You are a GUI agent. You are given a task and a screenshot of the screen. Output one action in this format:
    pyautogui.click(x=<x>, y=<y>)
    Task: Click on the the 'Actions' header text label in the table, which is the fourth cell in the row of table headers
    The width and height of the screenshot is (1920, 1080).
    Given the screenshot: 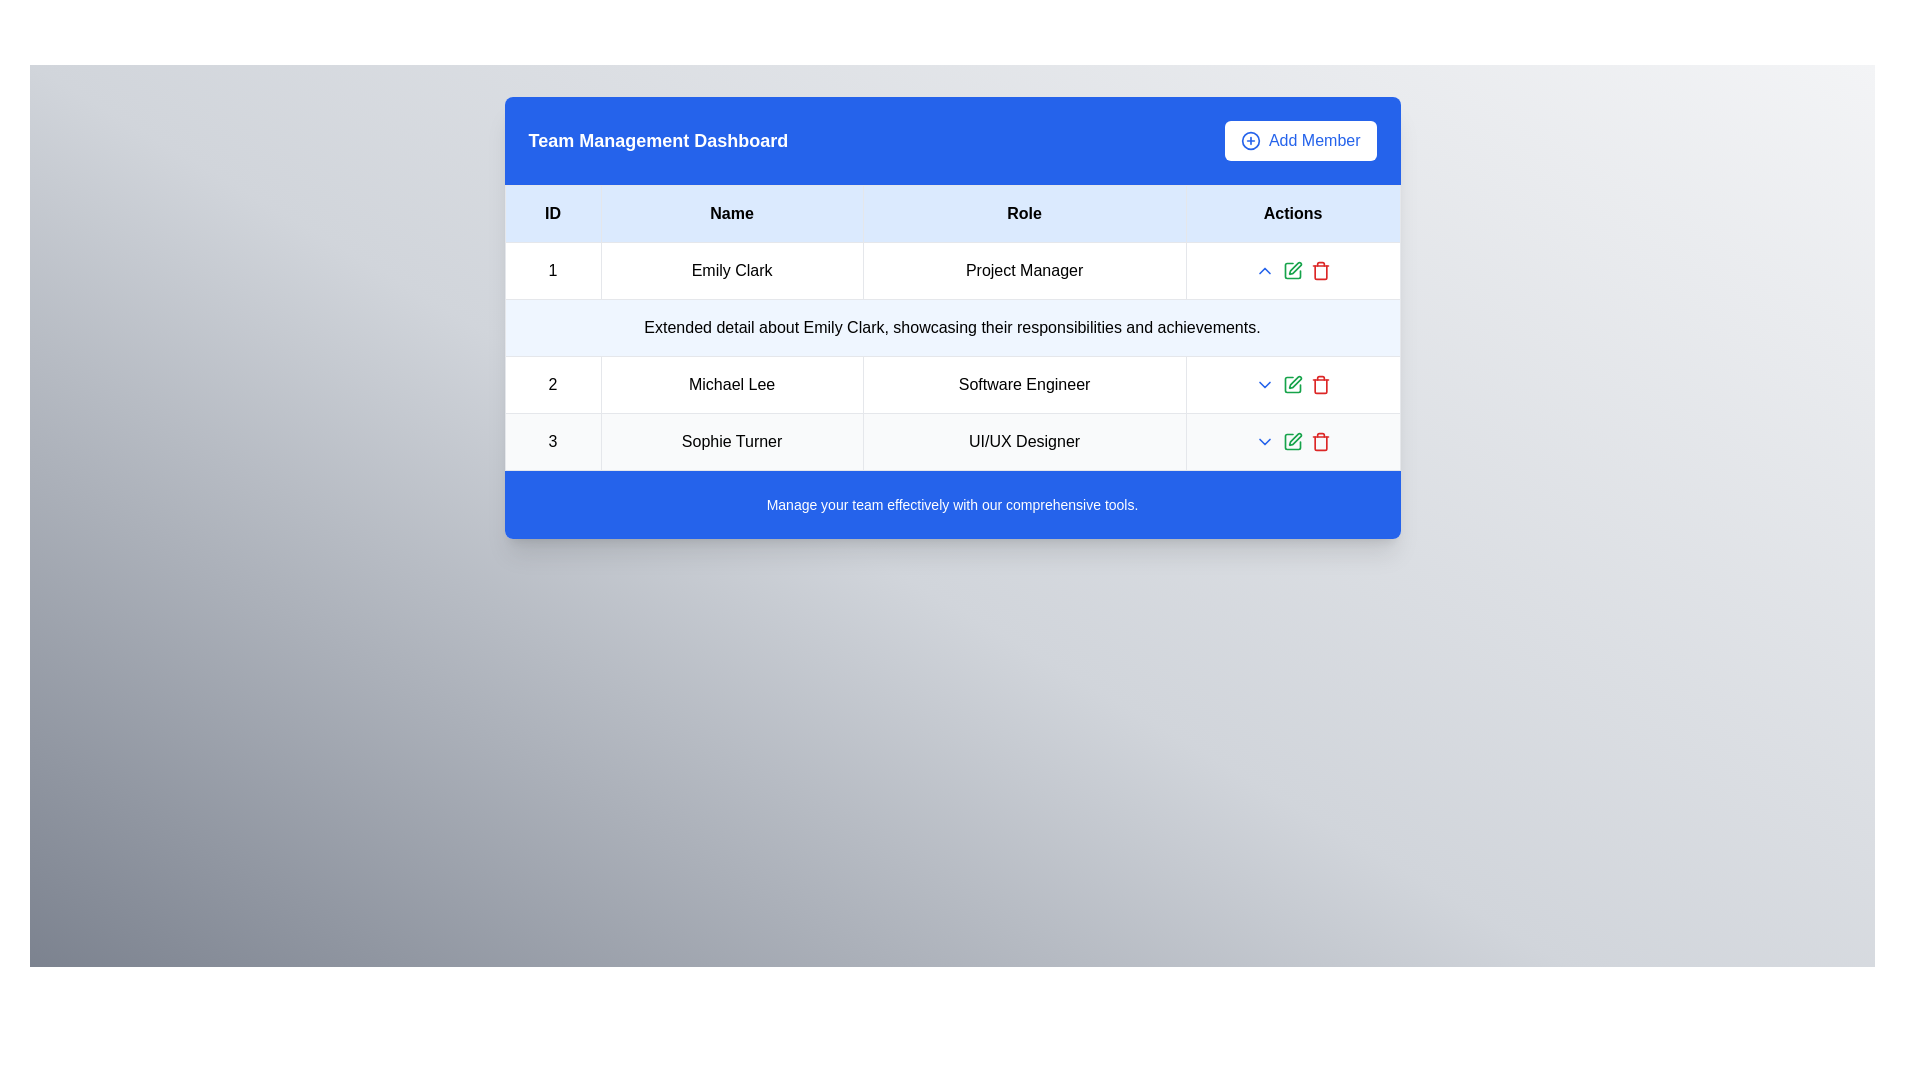 What is the action you would take?
    pyautogui.click(x=1293, y=213)
    